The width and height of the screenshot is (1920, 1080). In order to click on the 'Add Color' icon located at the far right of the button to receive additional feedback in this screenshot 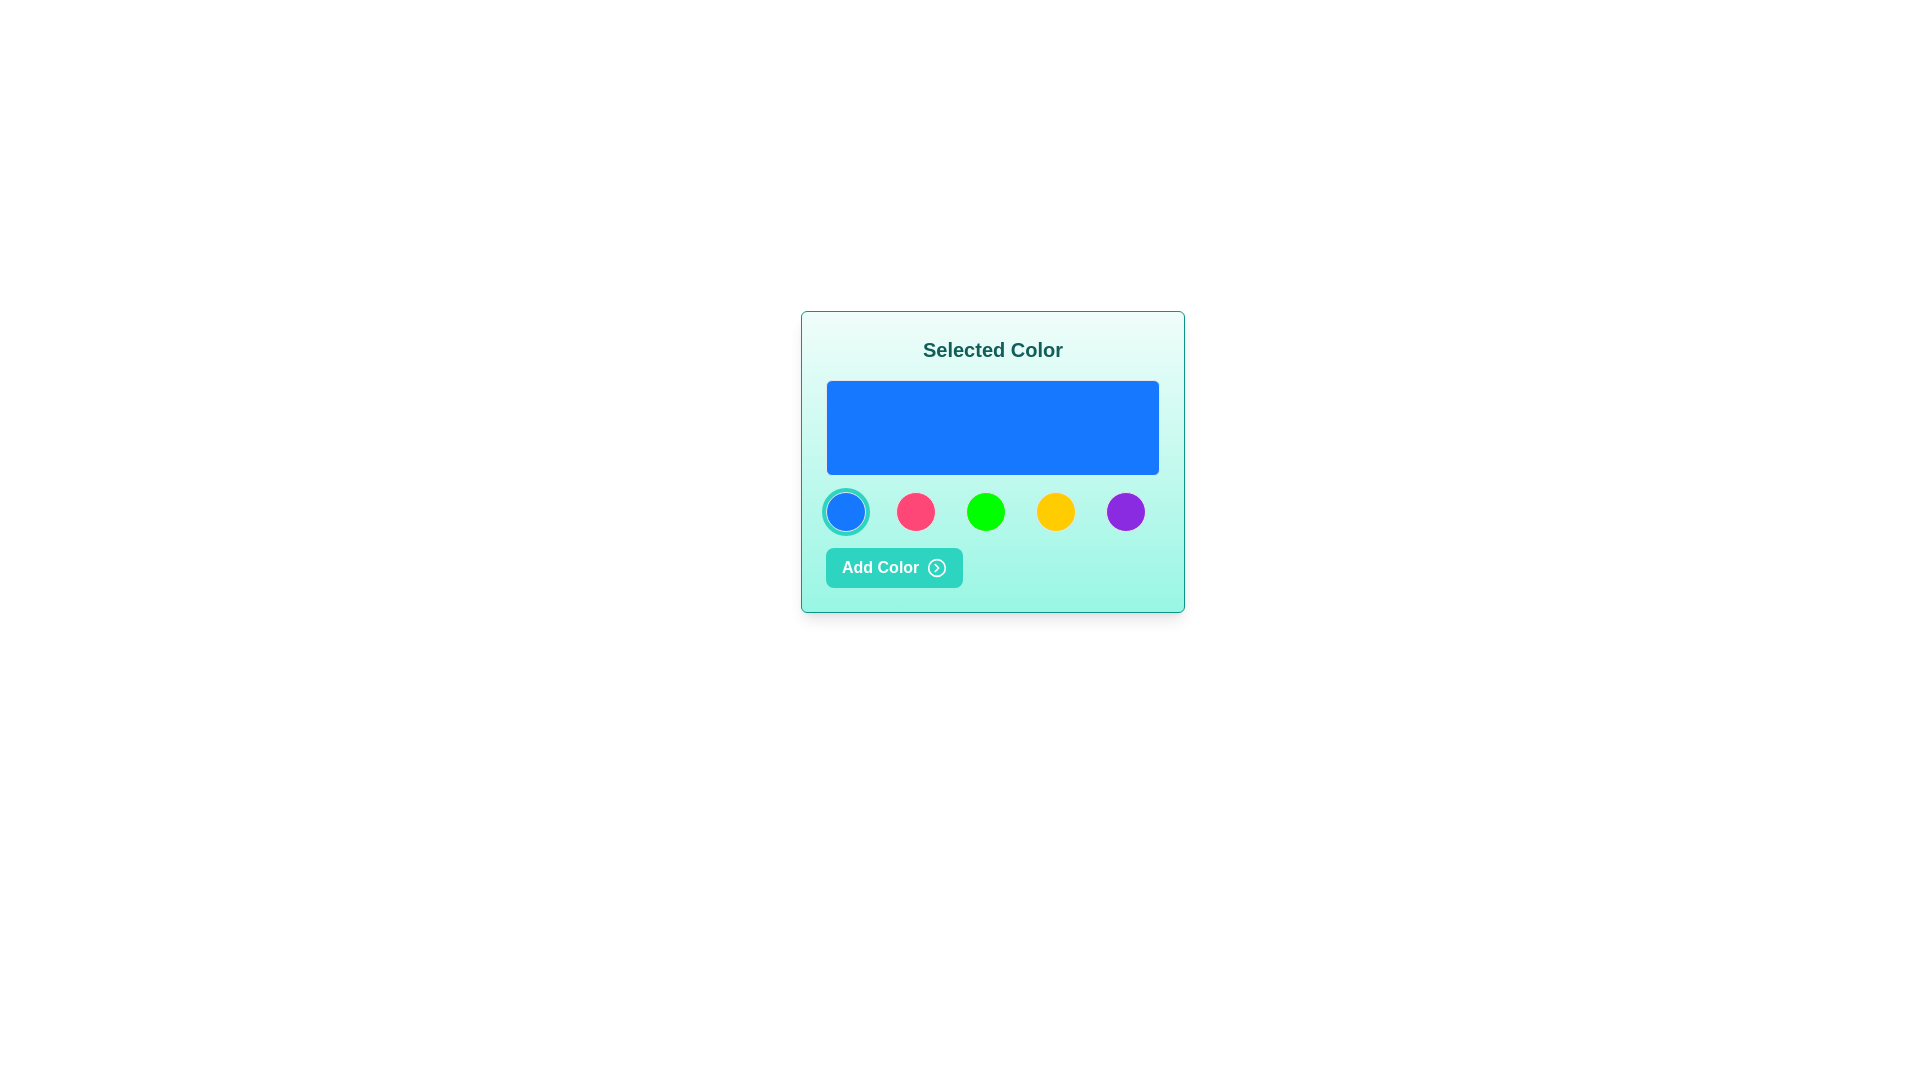, I will do `click(936, 567)`.